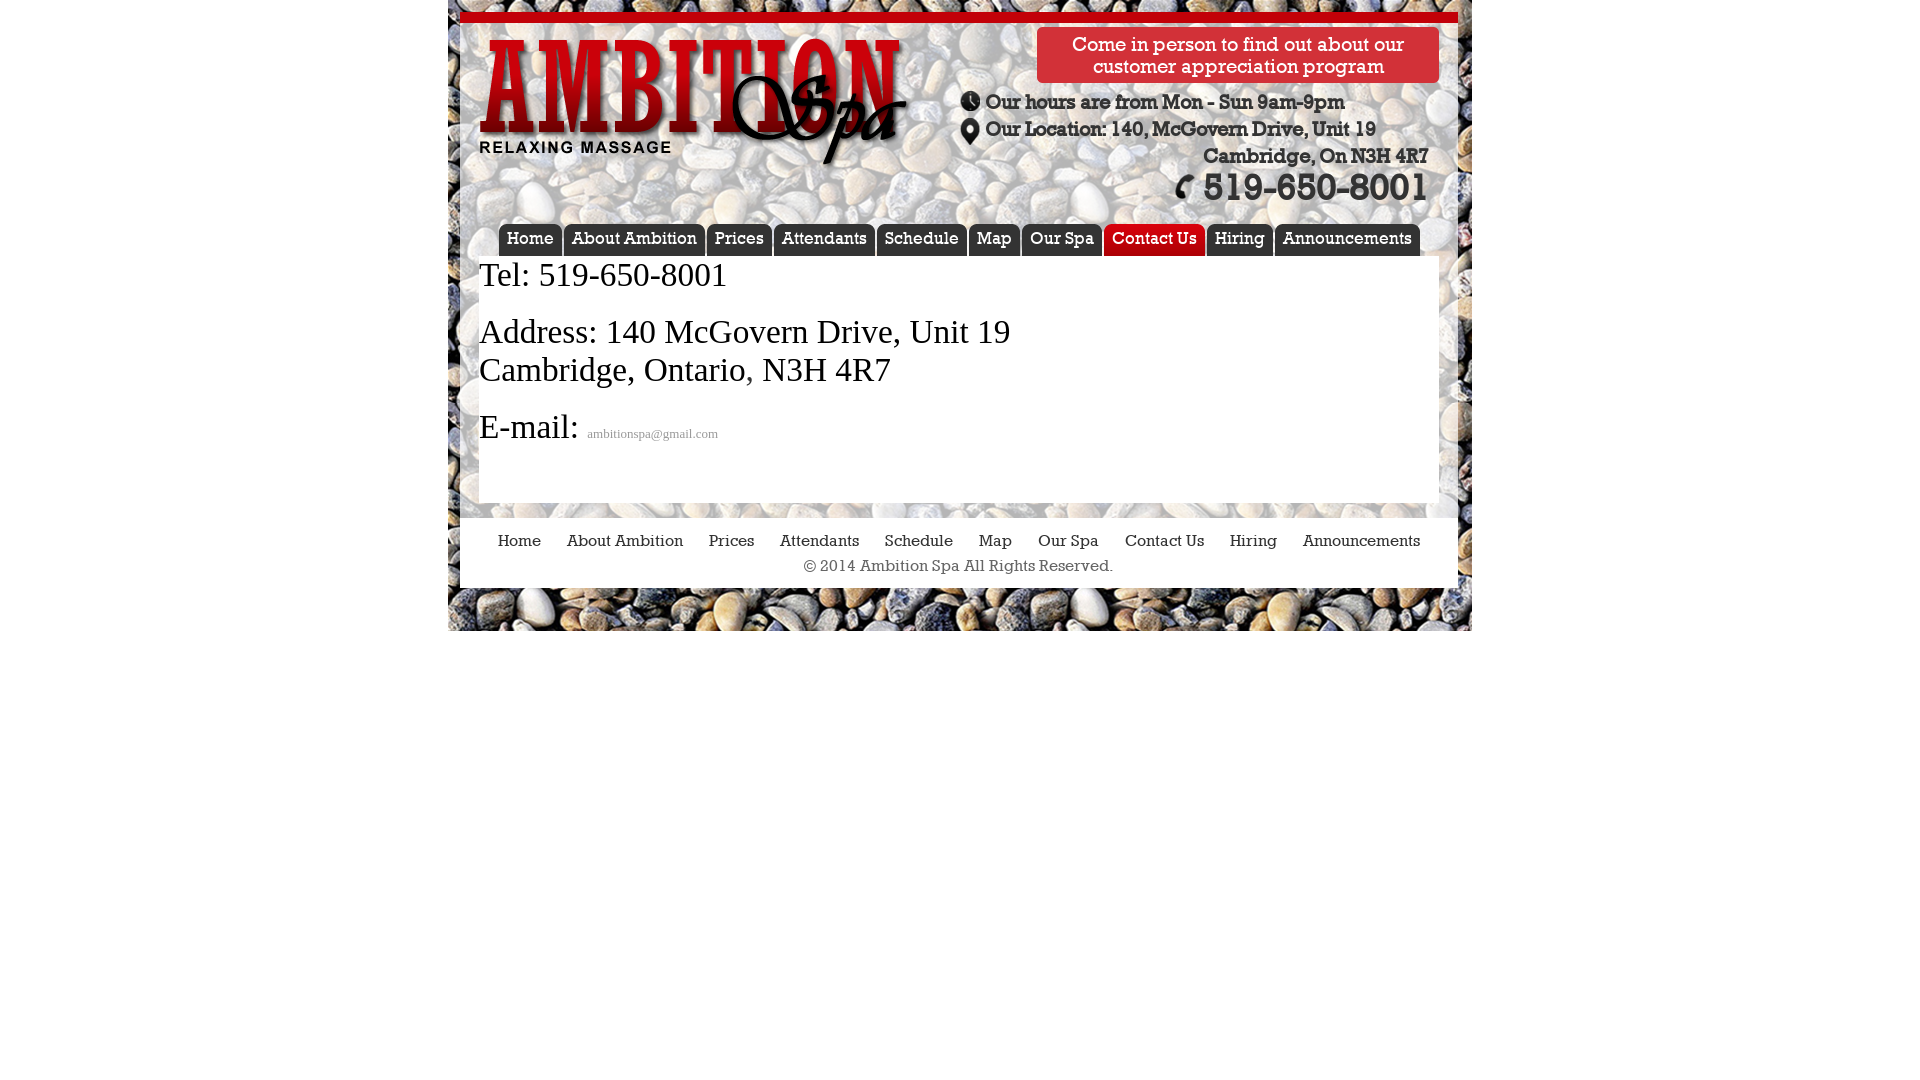 This screenshot has height=1080, width=1920. I want to click on 'Map', so click(997, 238).